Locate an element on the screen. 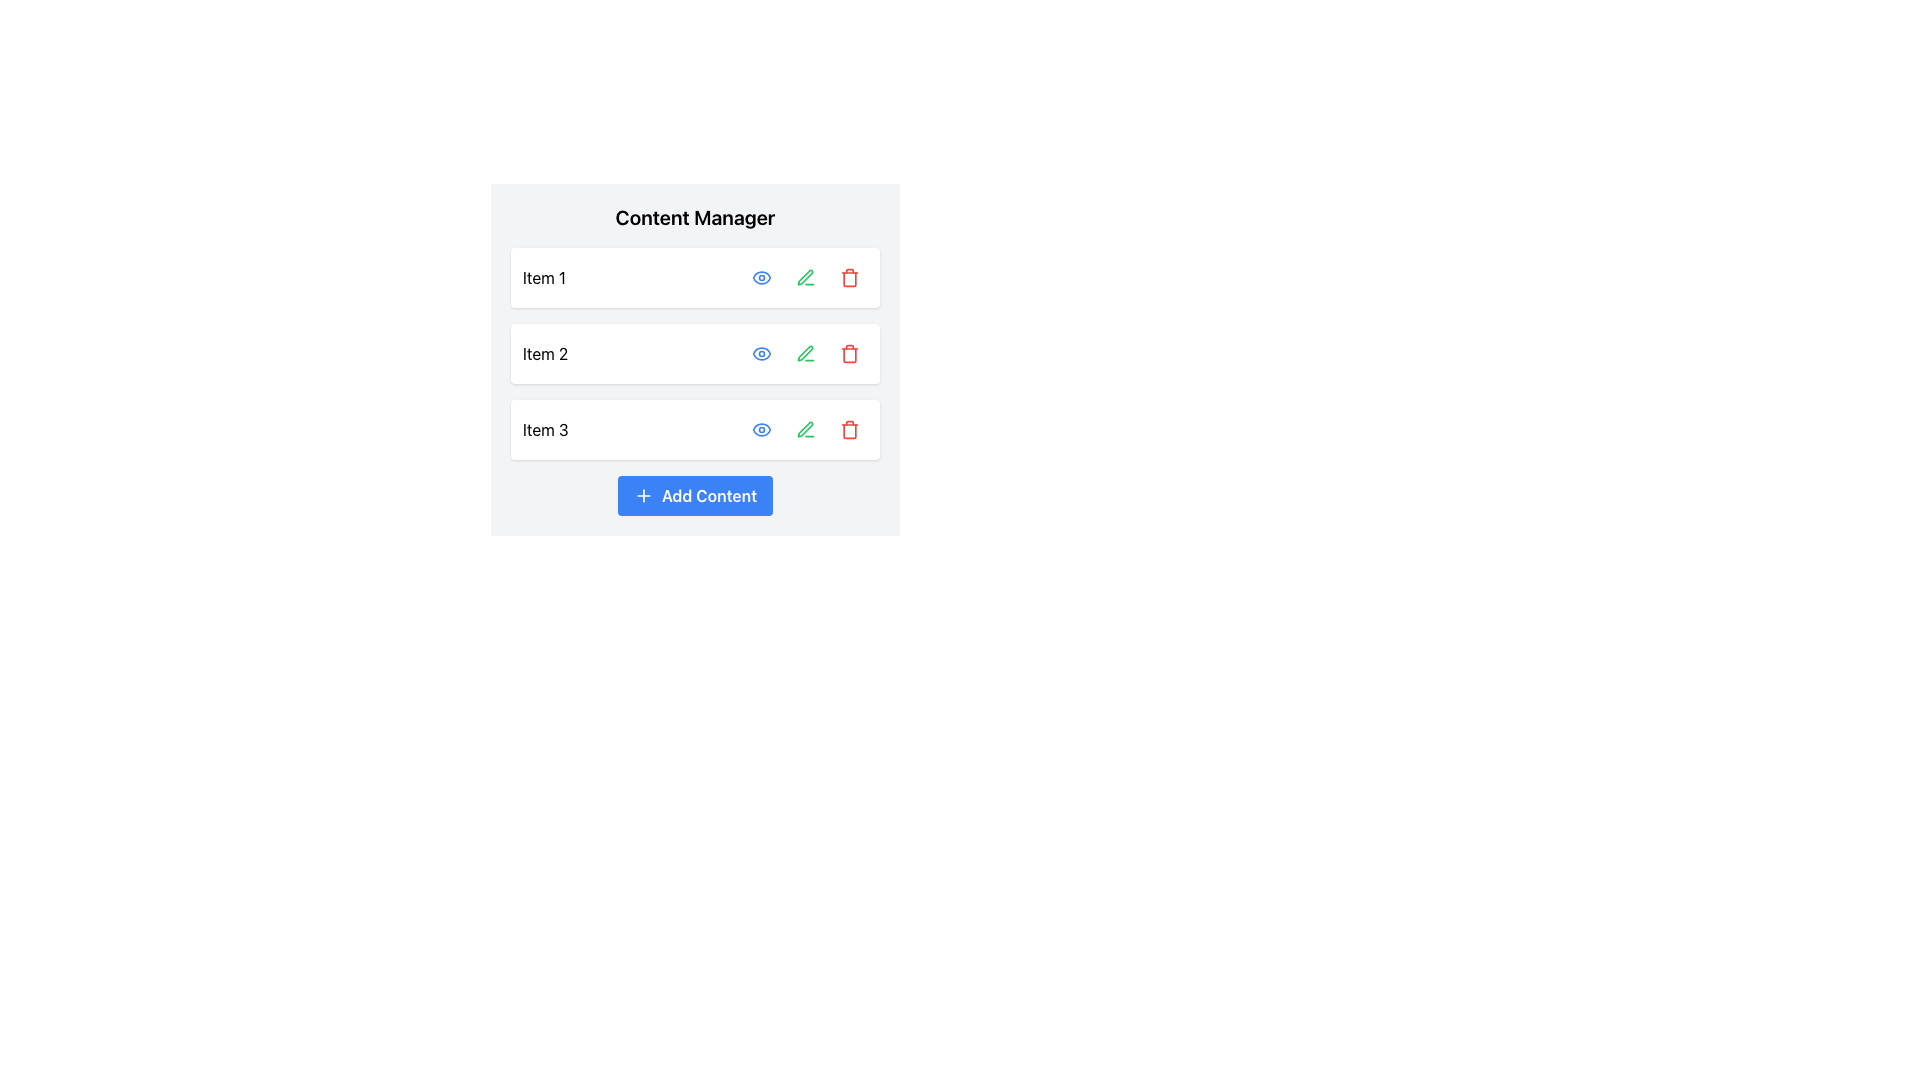 Image resolution: width=1920 pixels, height=1080 pixels. the Icon button located next to 'Item 1' in the 'Content Manager' section is located at coordinates (806, 277).